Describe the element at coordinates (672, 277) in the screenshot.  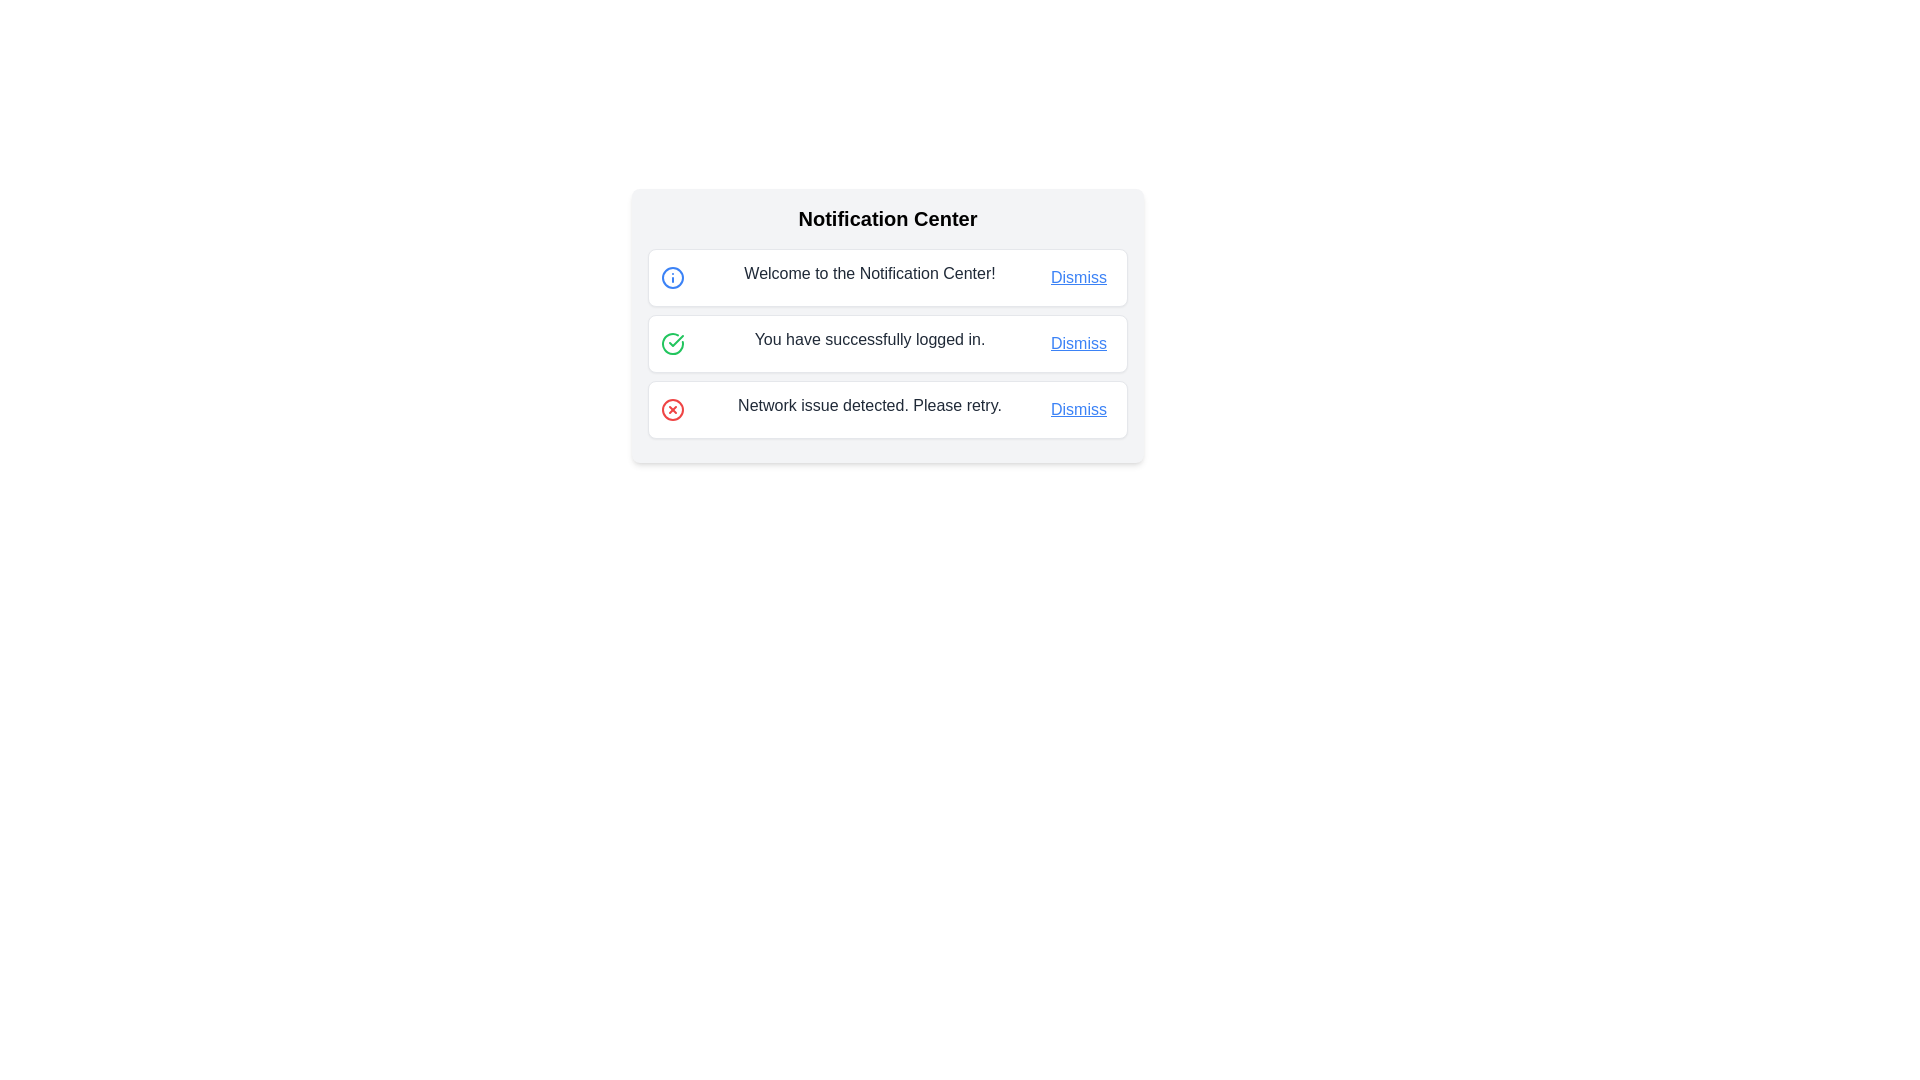
I see `the circular blue icon with an embedded 'i' symbol located at the top-left corner of the notification card that includes the text 'Welcome to the Notification Center!'` at that location.